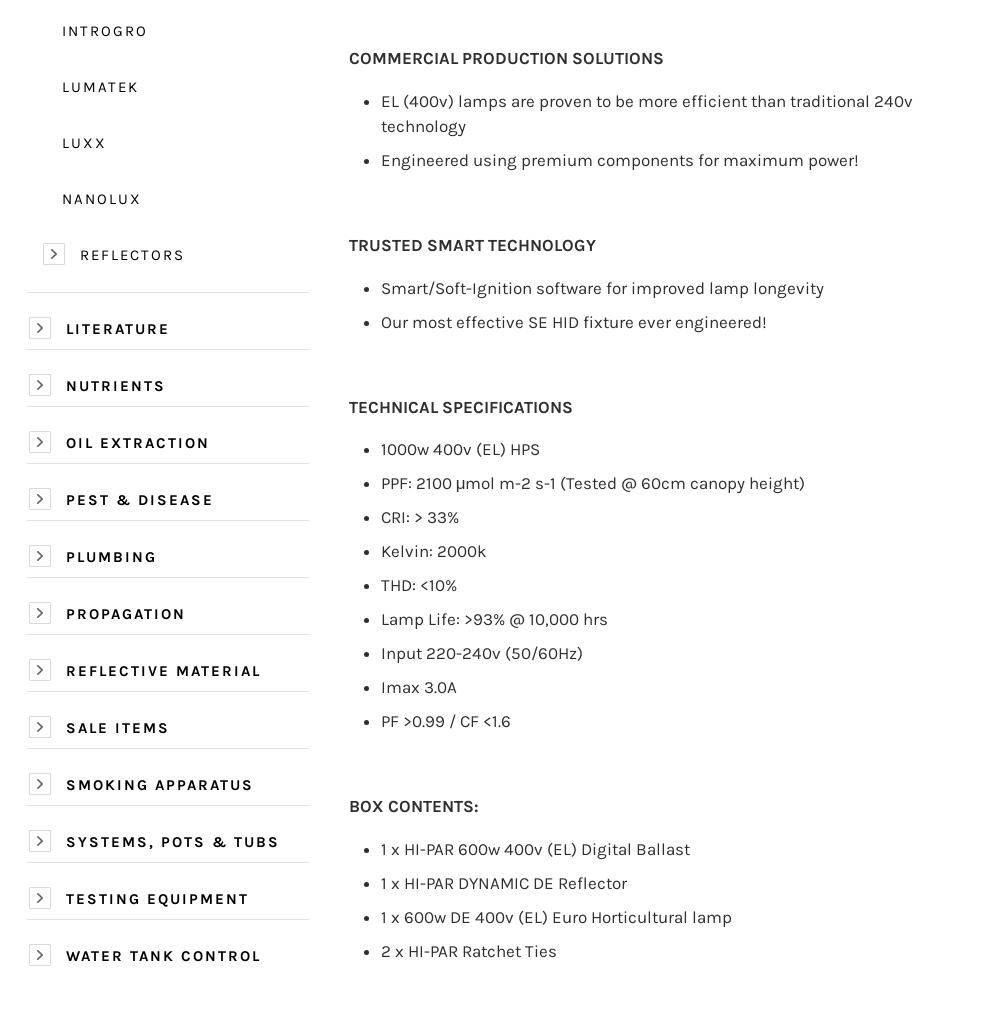  I want to click on 'Reflectors', so click(132, 254).